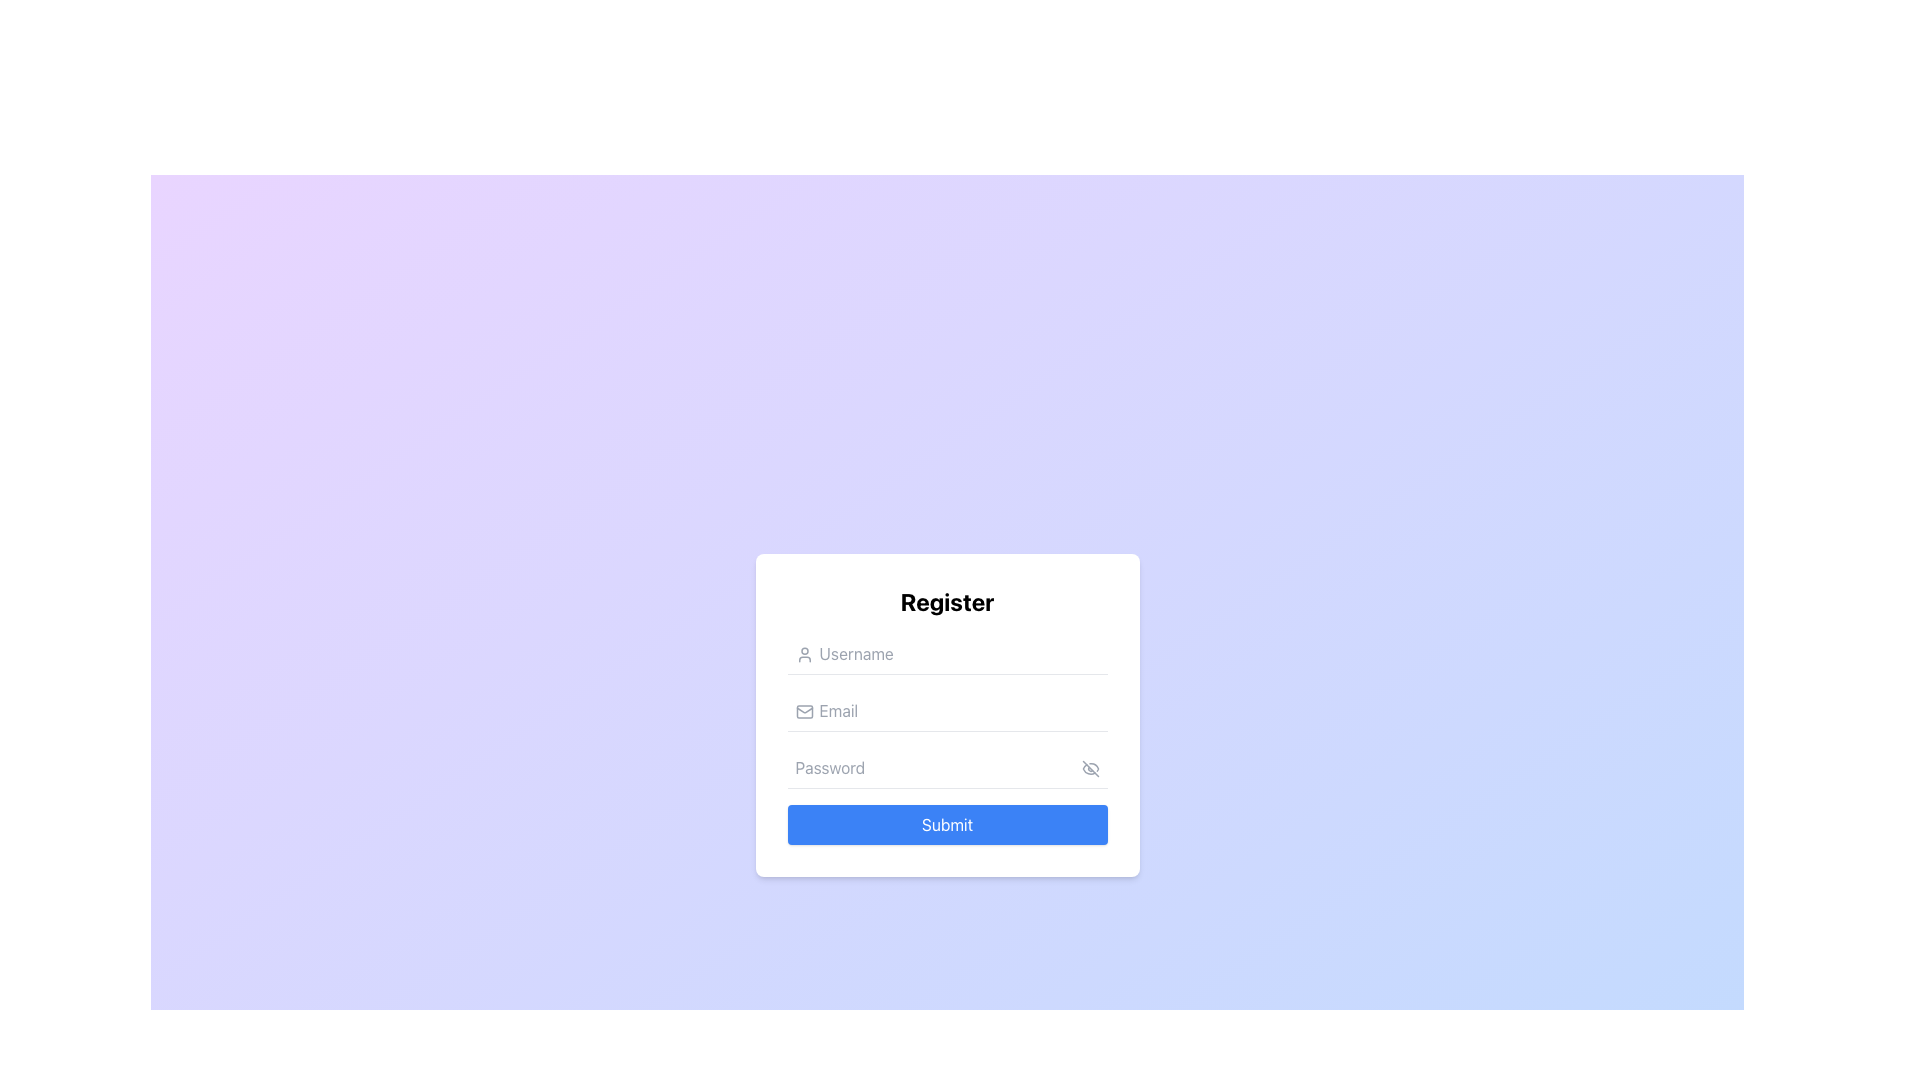 The image size is (1920, 1080). I want to click on the submit button located at the bottom of the form layout to activate hover effects, so click(946, 824).